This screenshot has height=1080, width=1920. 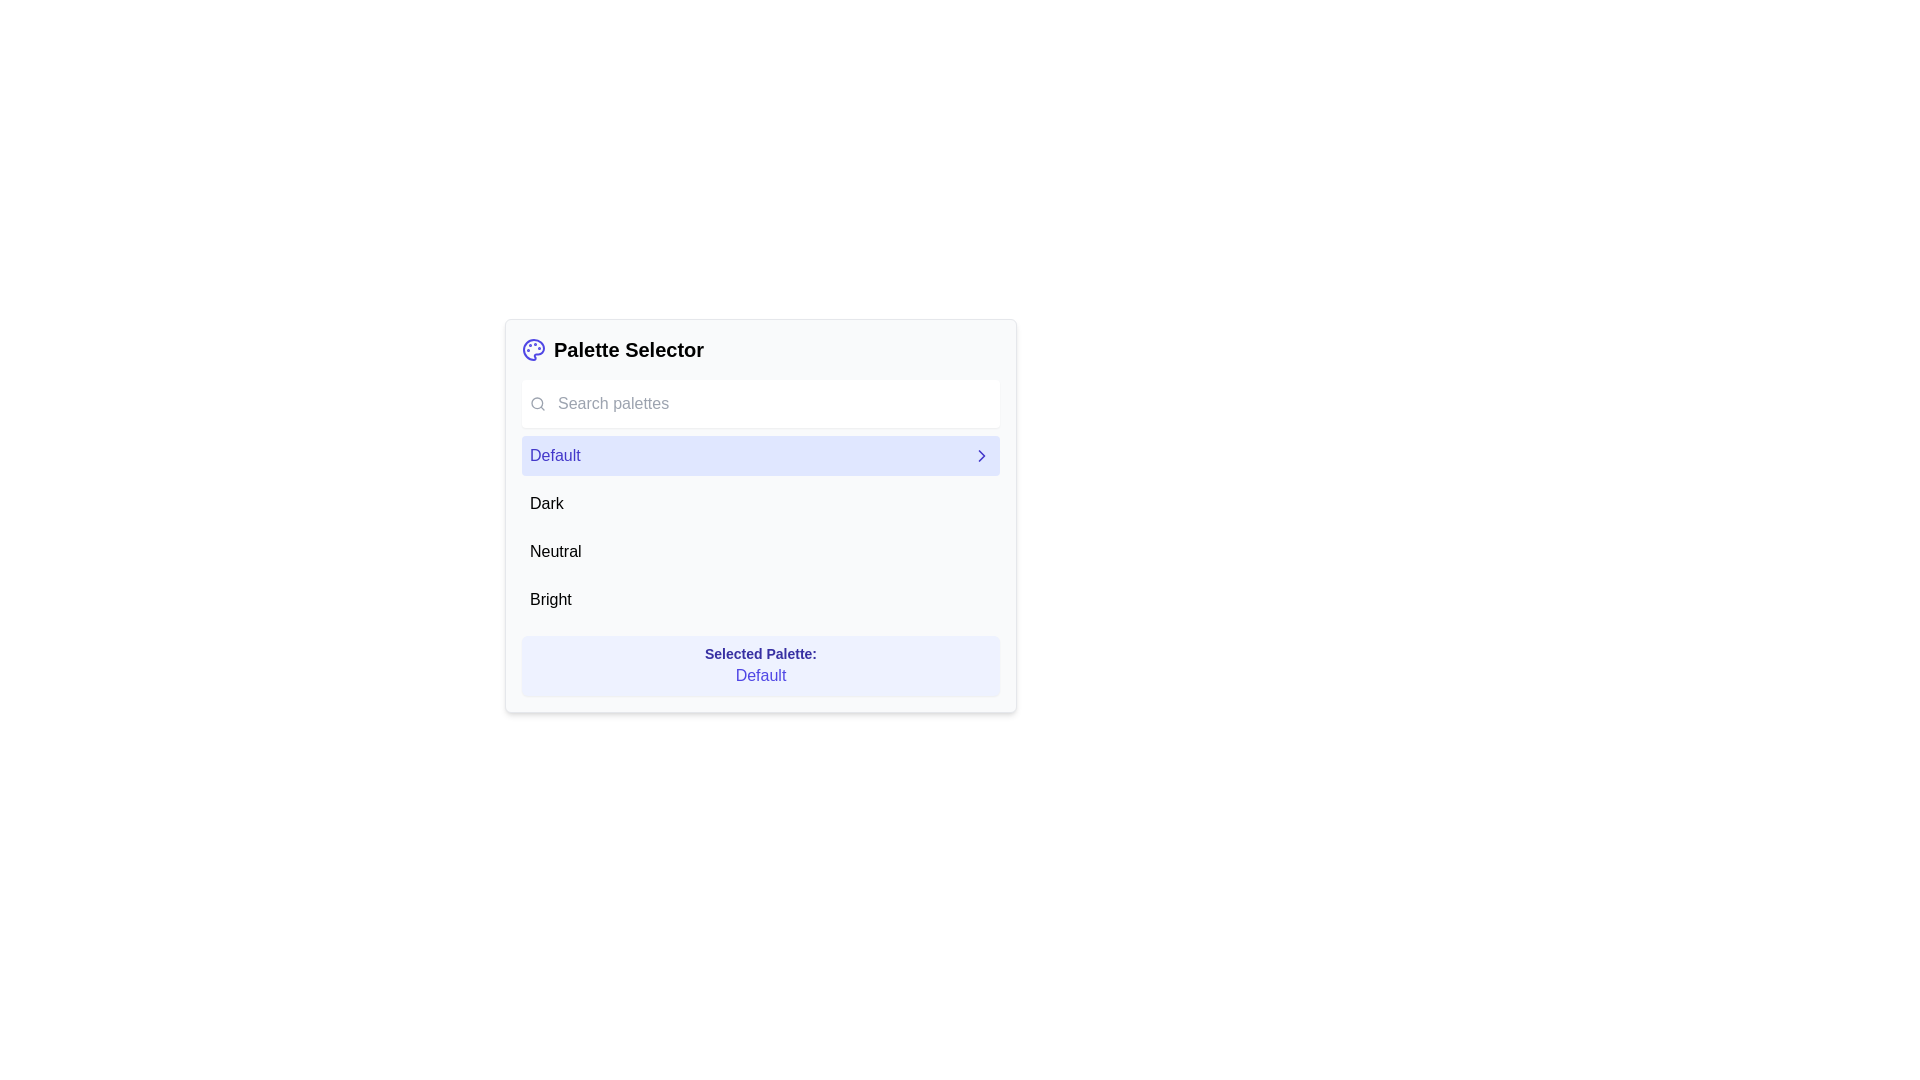 I want to click on the chevron icon located within the interactive area of the 'Default' item in the palette selector, so click(x=982, y=455).